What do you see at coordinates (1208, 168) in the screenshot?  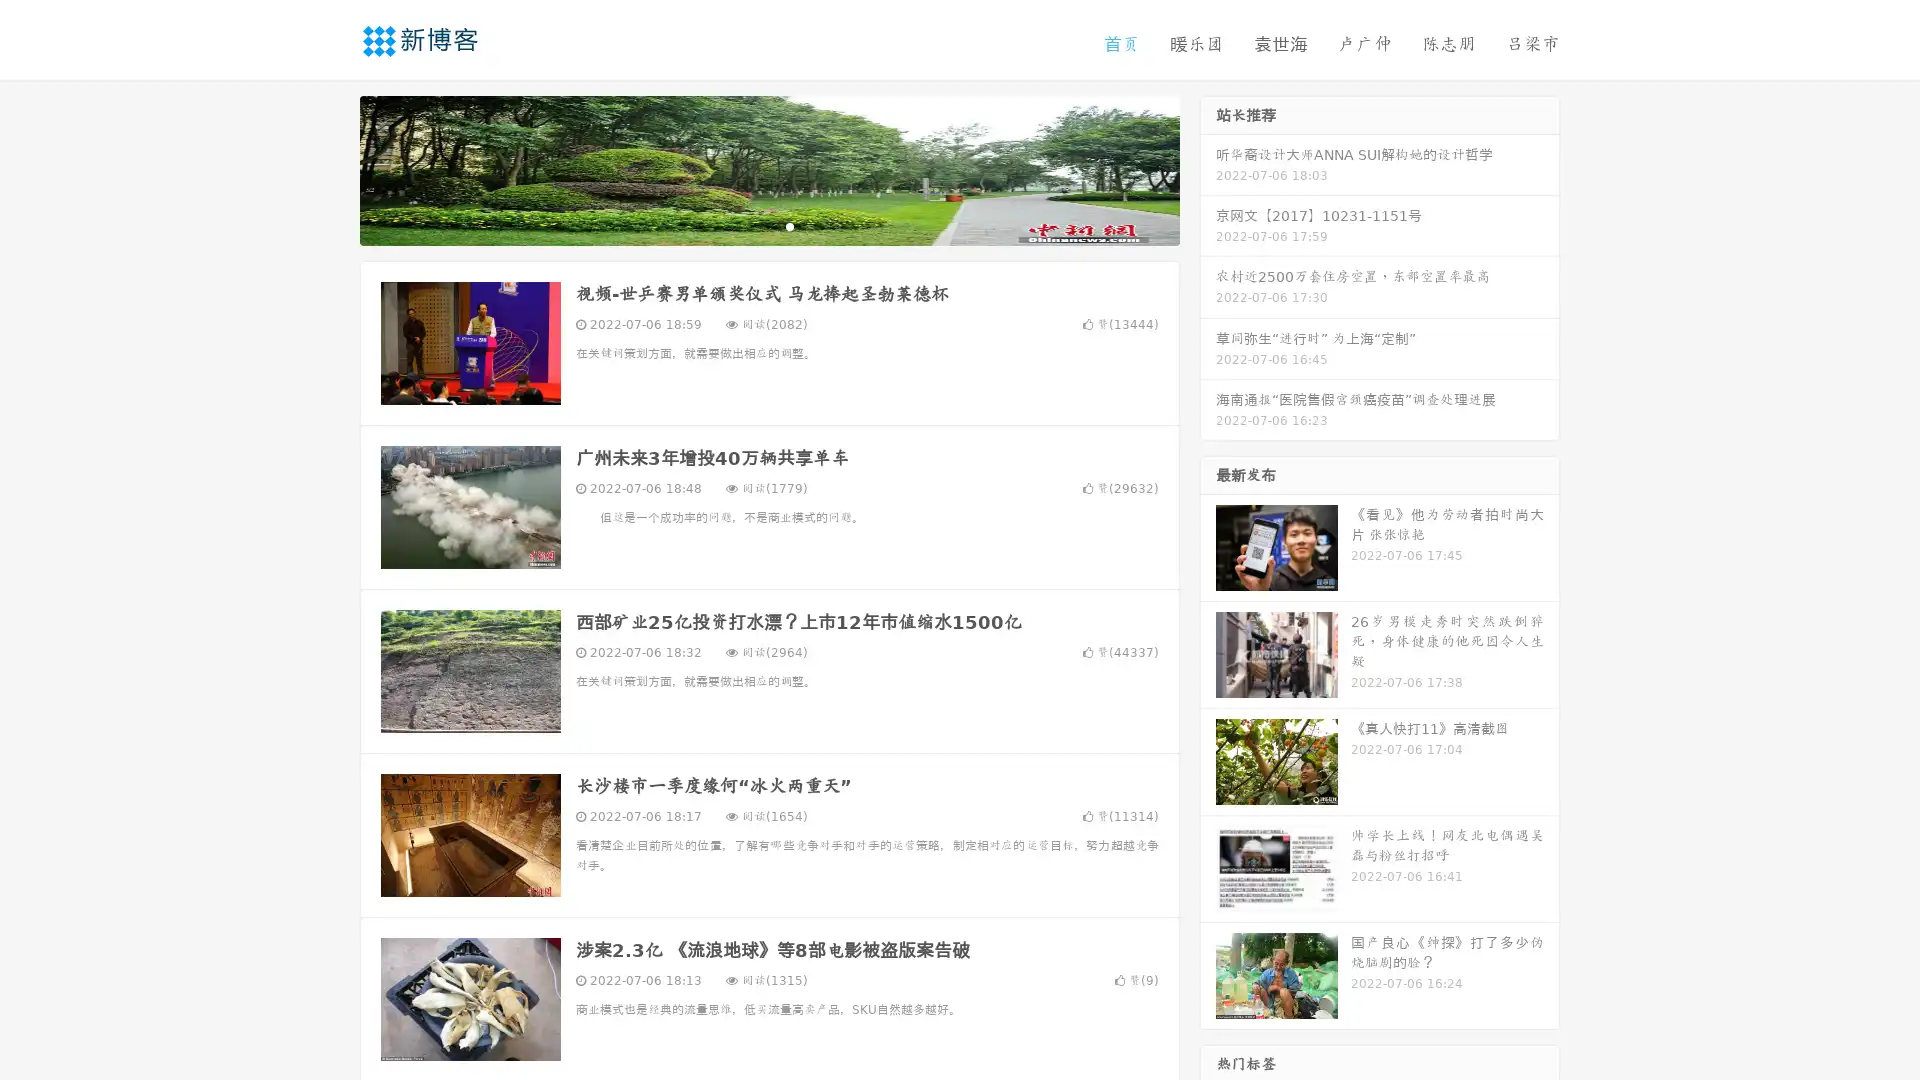 I see `Next slide` at bounding box center [1208, 168].